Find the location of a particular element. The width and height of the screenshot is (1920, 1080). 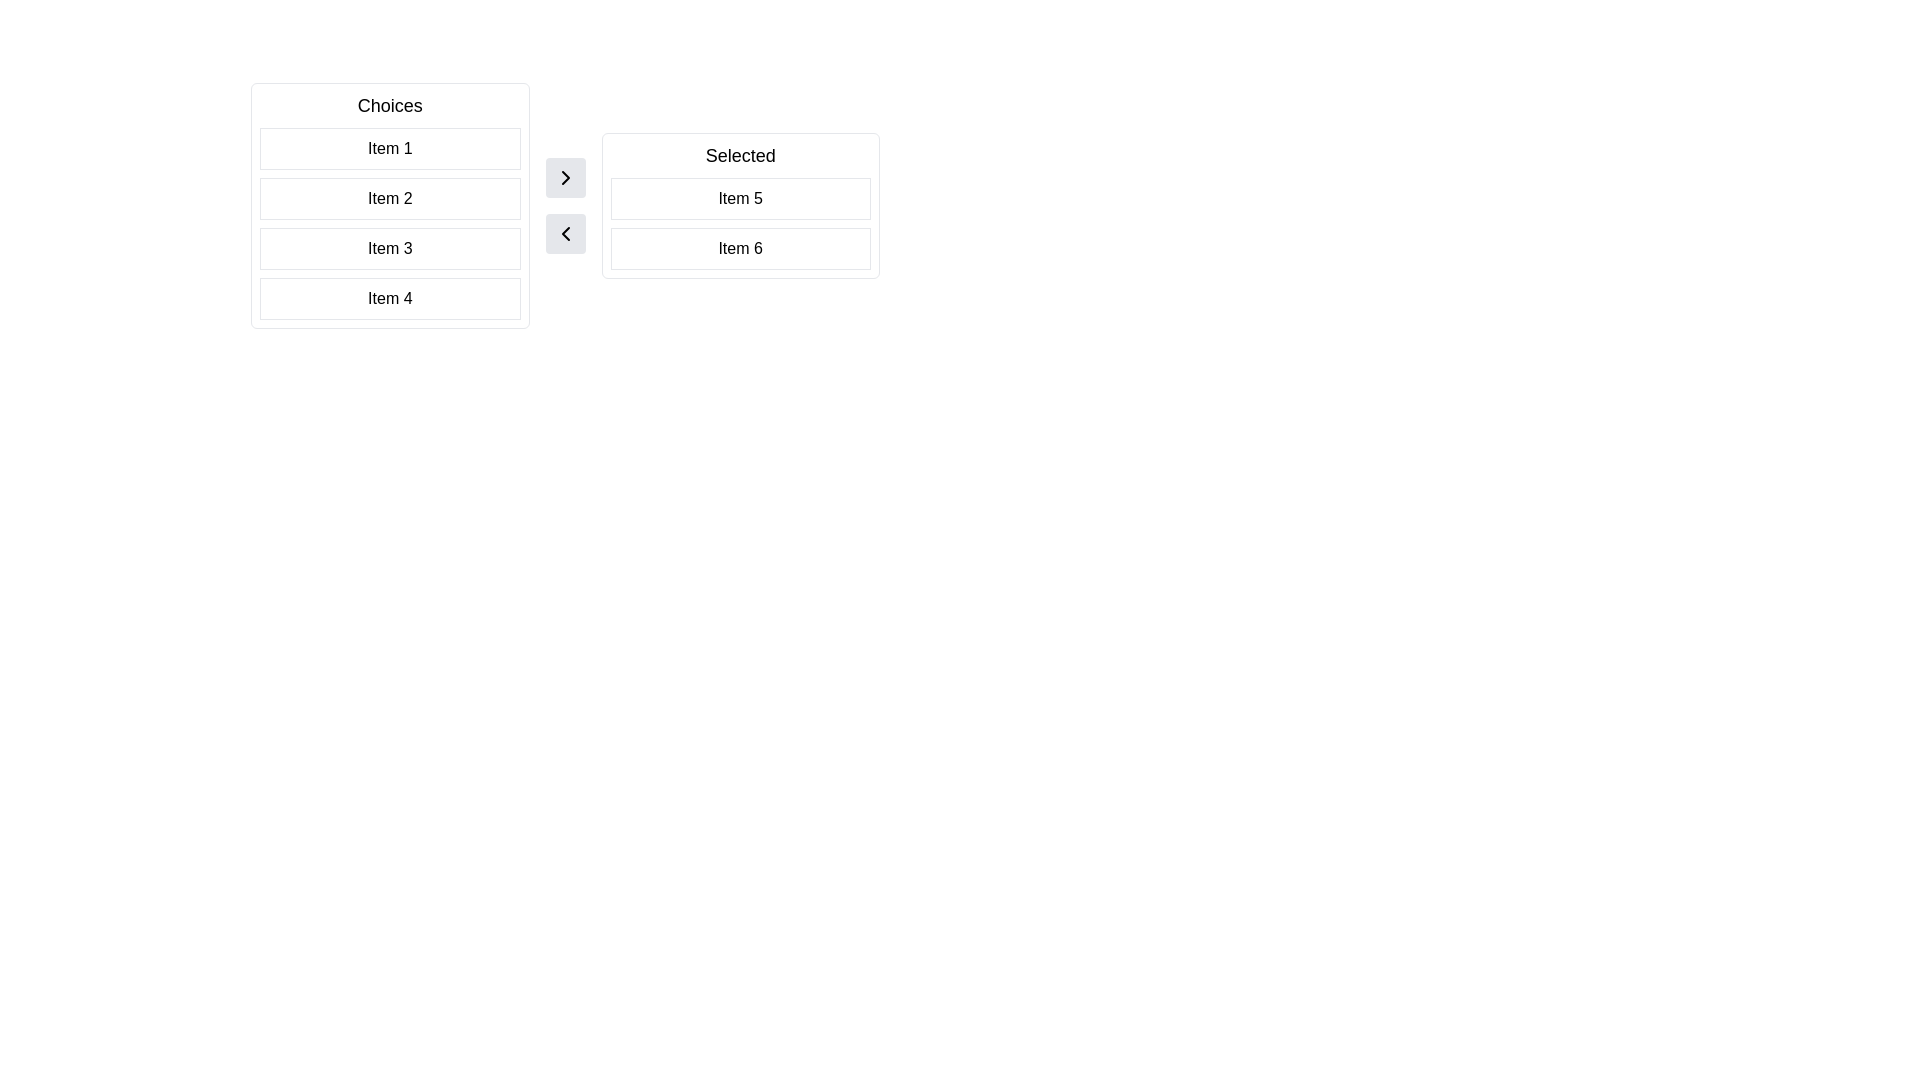

the rightward-pointing arrow icon, which is a clean, minimalistic button located between the 'Choices' and 'Selected' lists is located at coordinates (564, 176).